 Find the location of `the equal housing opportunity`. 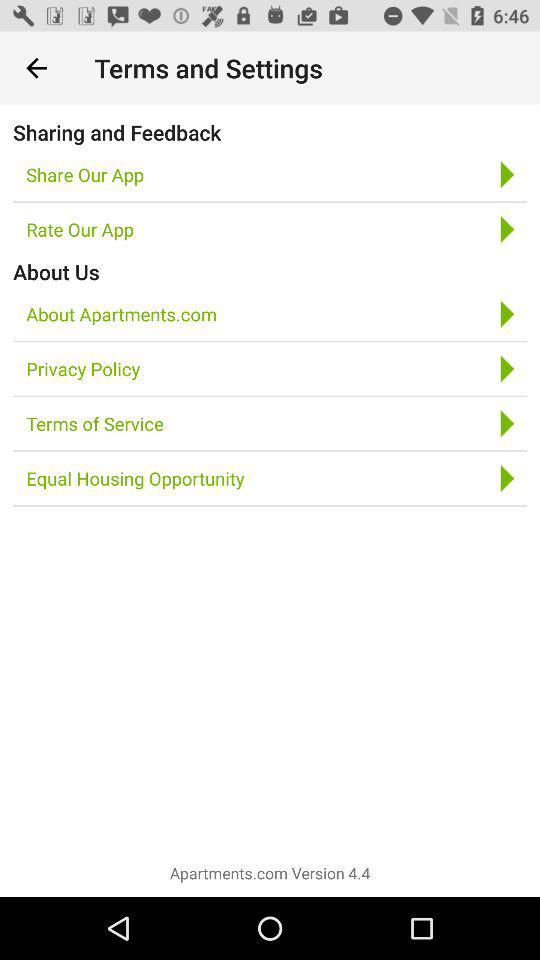

the equal housing opportunity is located at coordinates (135, 478).